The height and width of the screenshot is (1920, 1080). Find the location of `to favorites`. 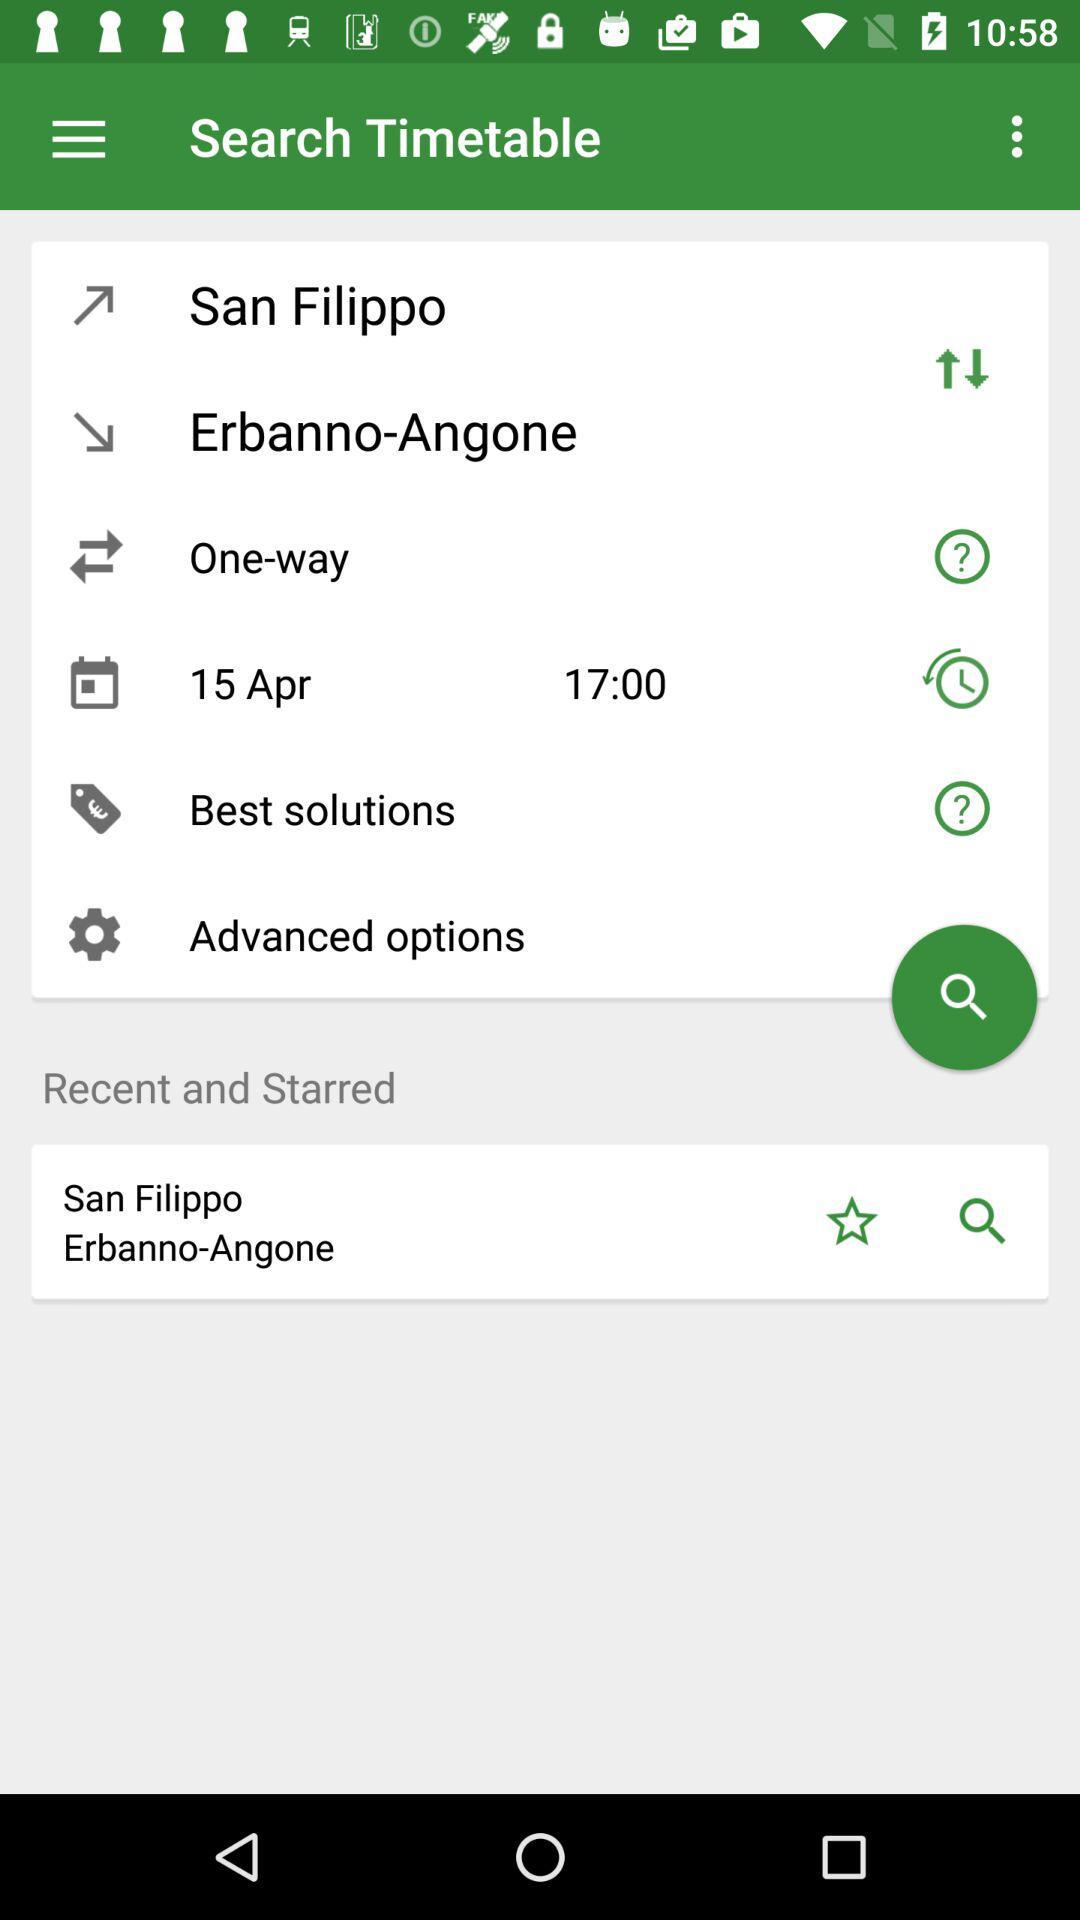

to favorites is located at coordinates (851, 1220).